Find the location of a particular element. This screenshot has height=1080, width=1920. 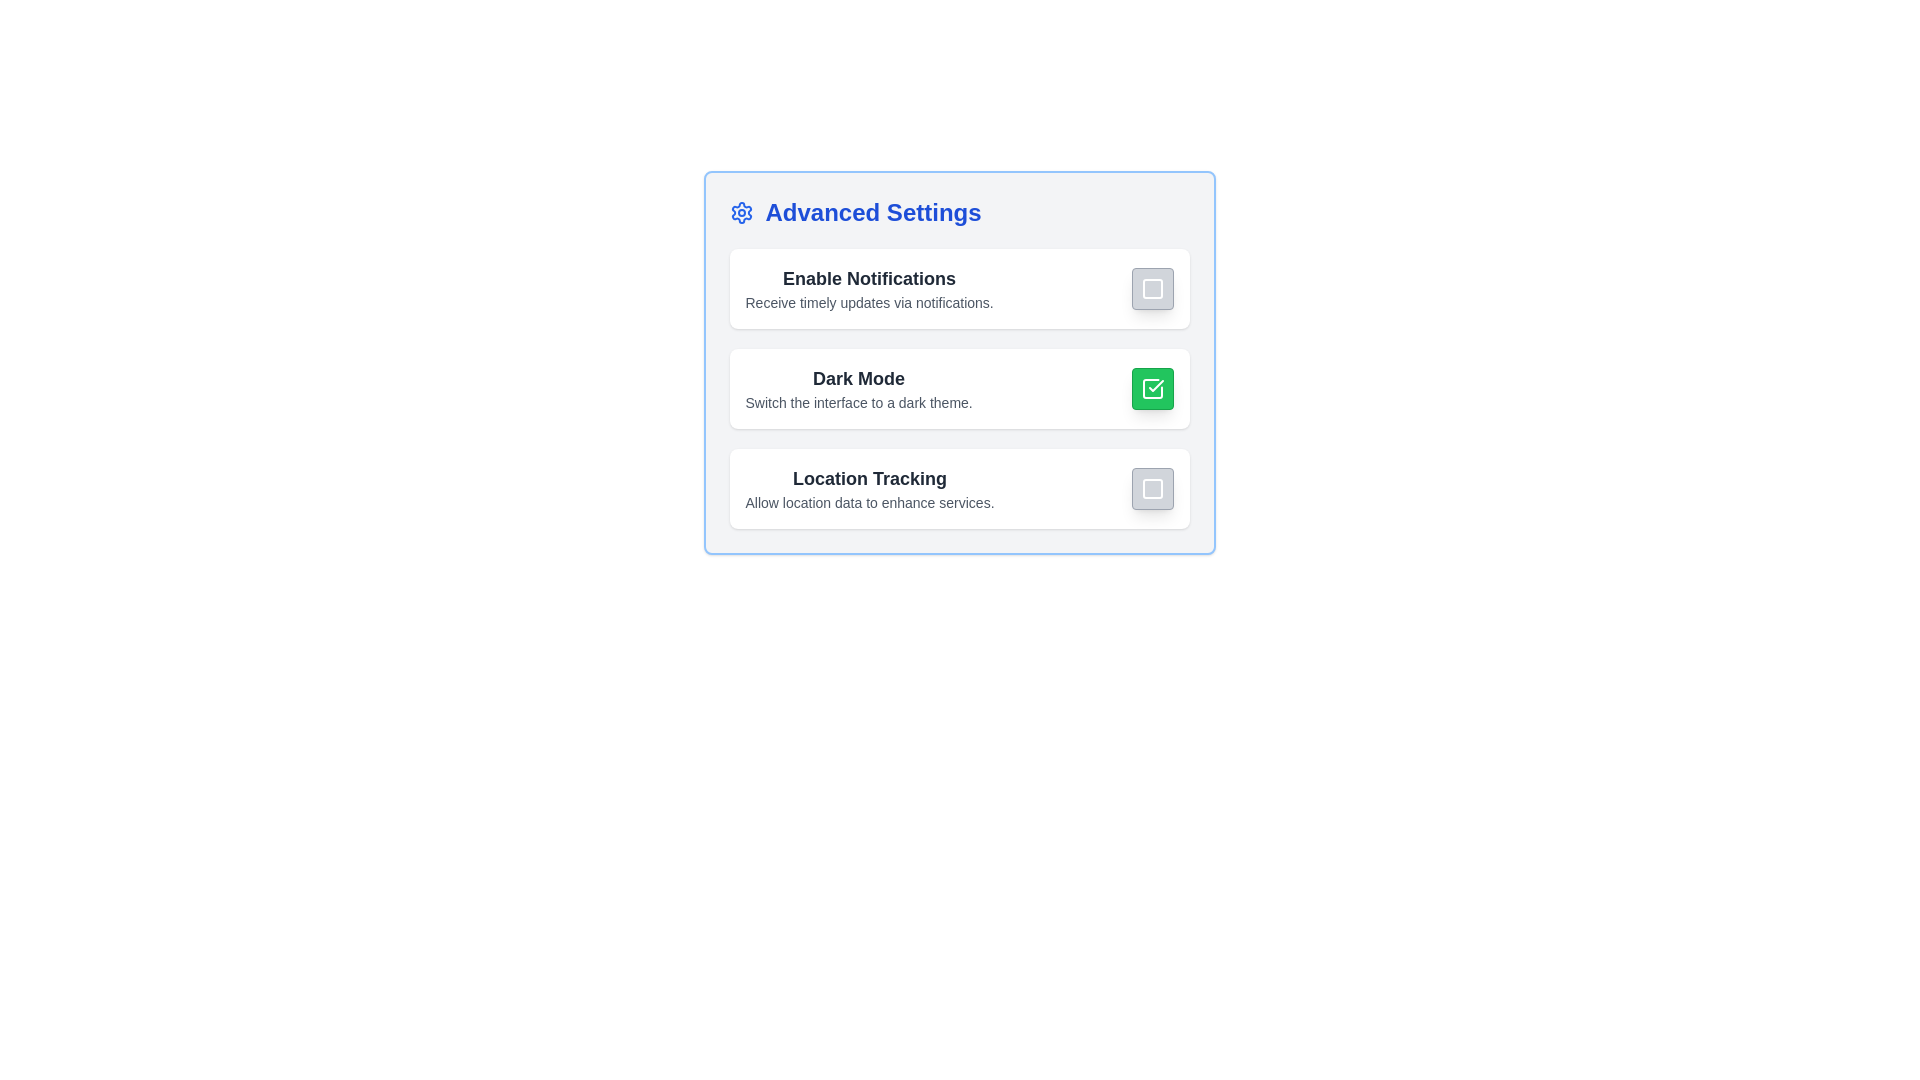

the 'Advanced Settings' text label, which is prominently styled in bold blue font and serves as a header for the section is located at coordinates (873, 212).